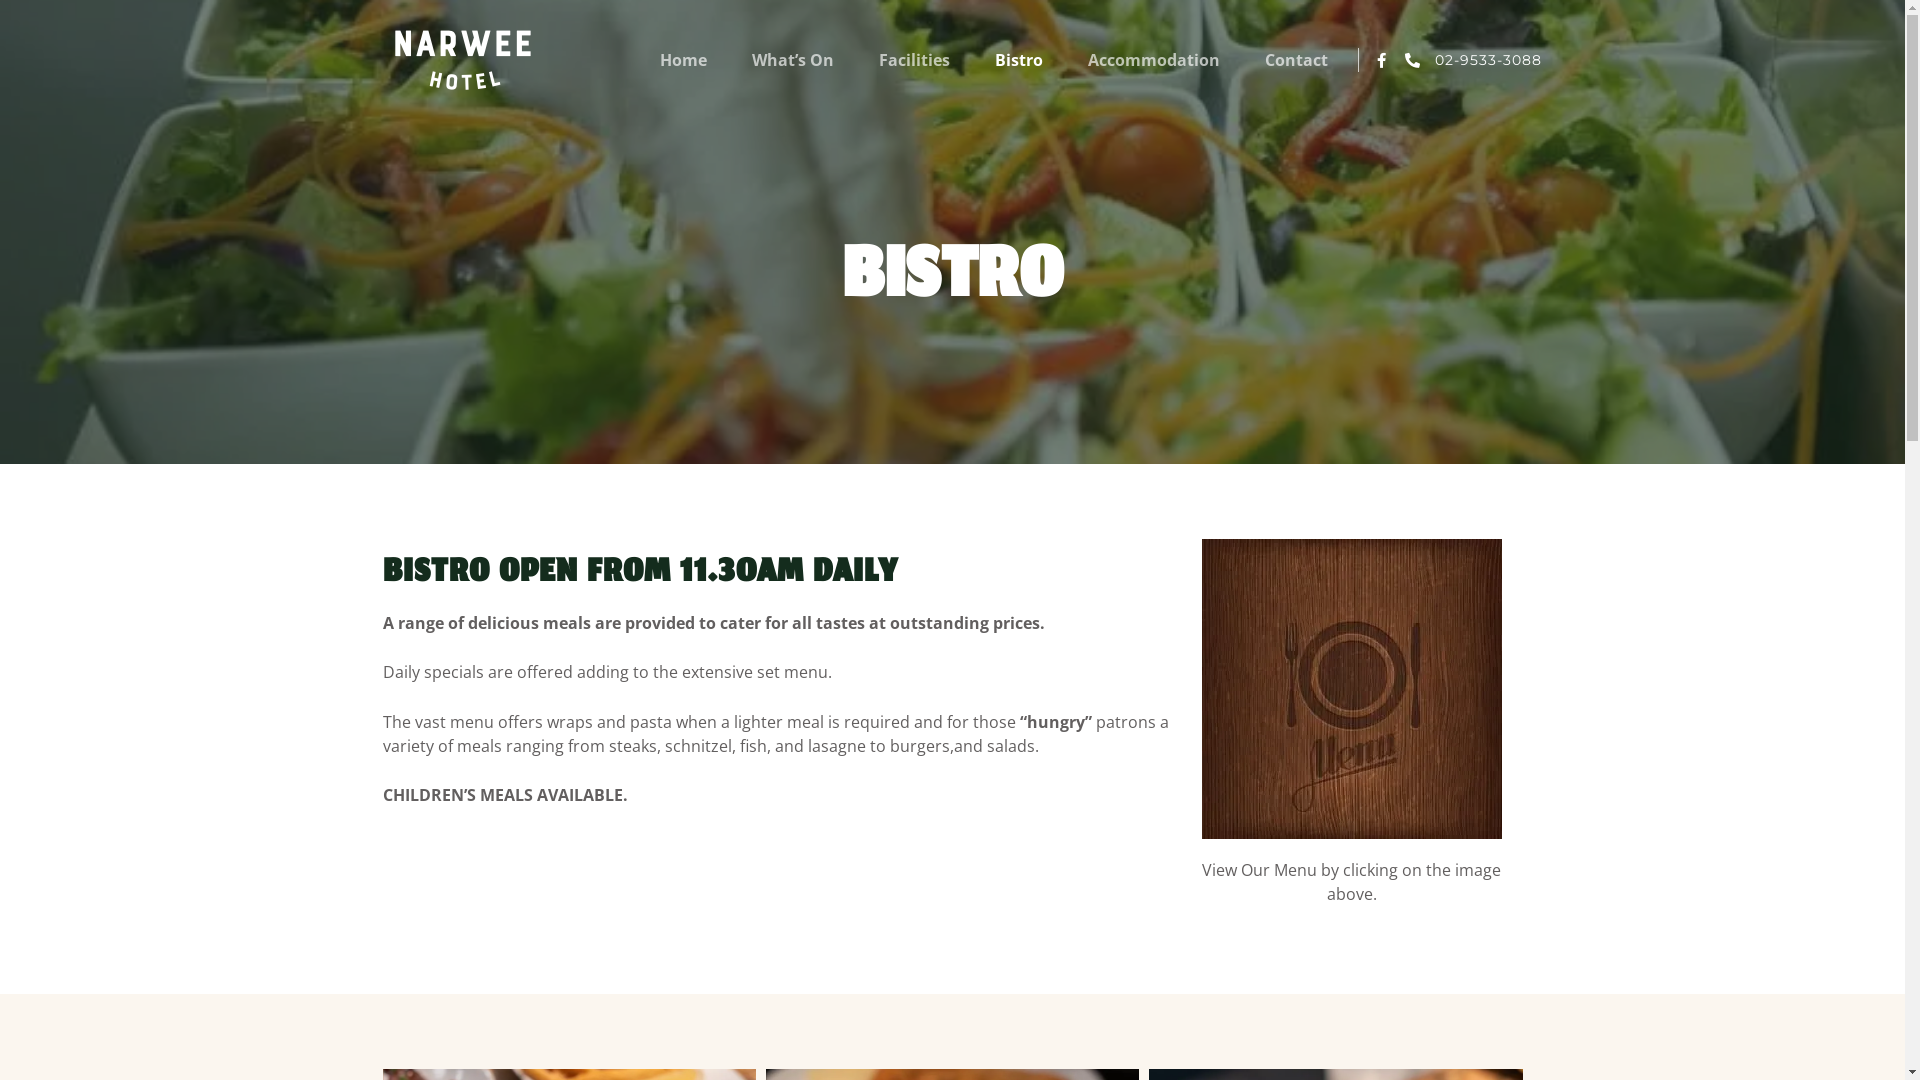  What do you see at coordinates (913, 59) in the screenshot?
I see `'Facilities'` at bounding box center [913, 59].